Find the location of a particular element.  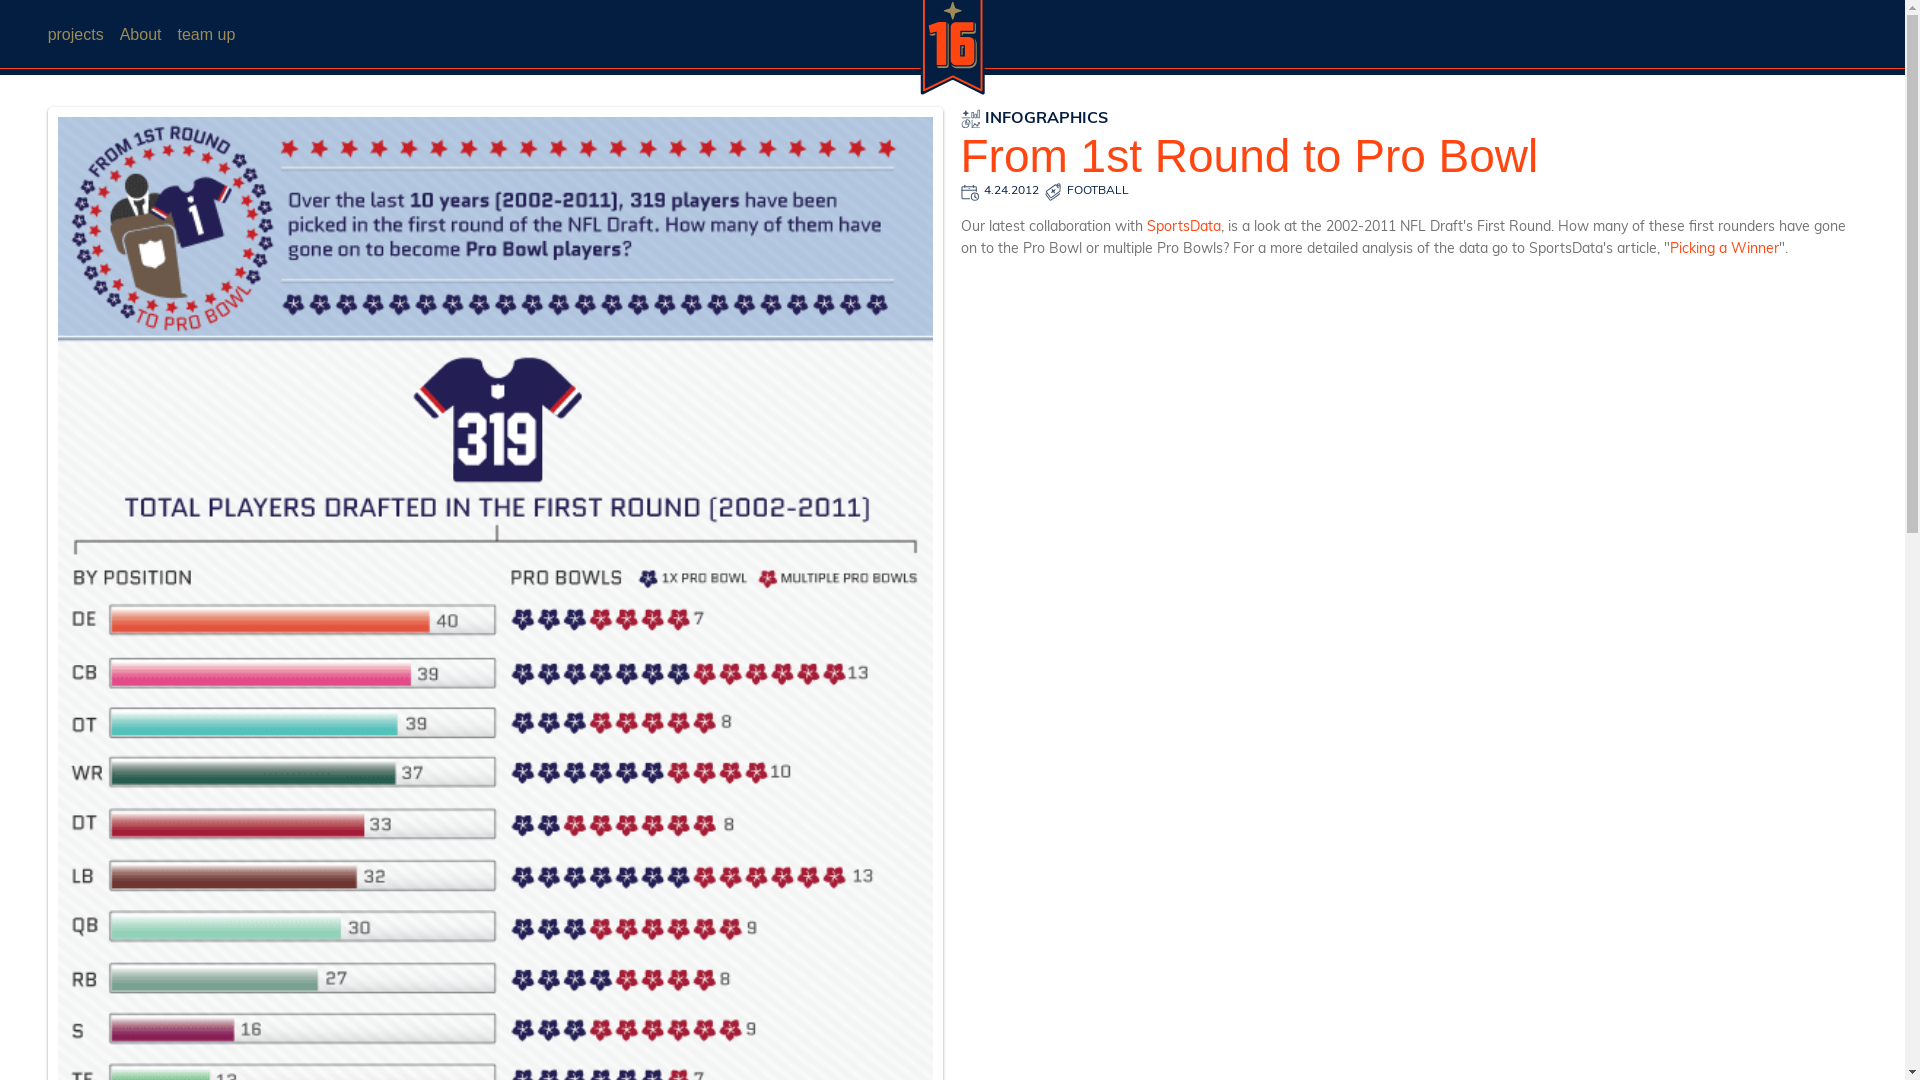

'Picking a Winner' is located at coordinates (1670, 248).